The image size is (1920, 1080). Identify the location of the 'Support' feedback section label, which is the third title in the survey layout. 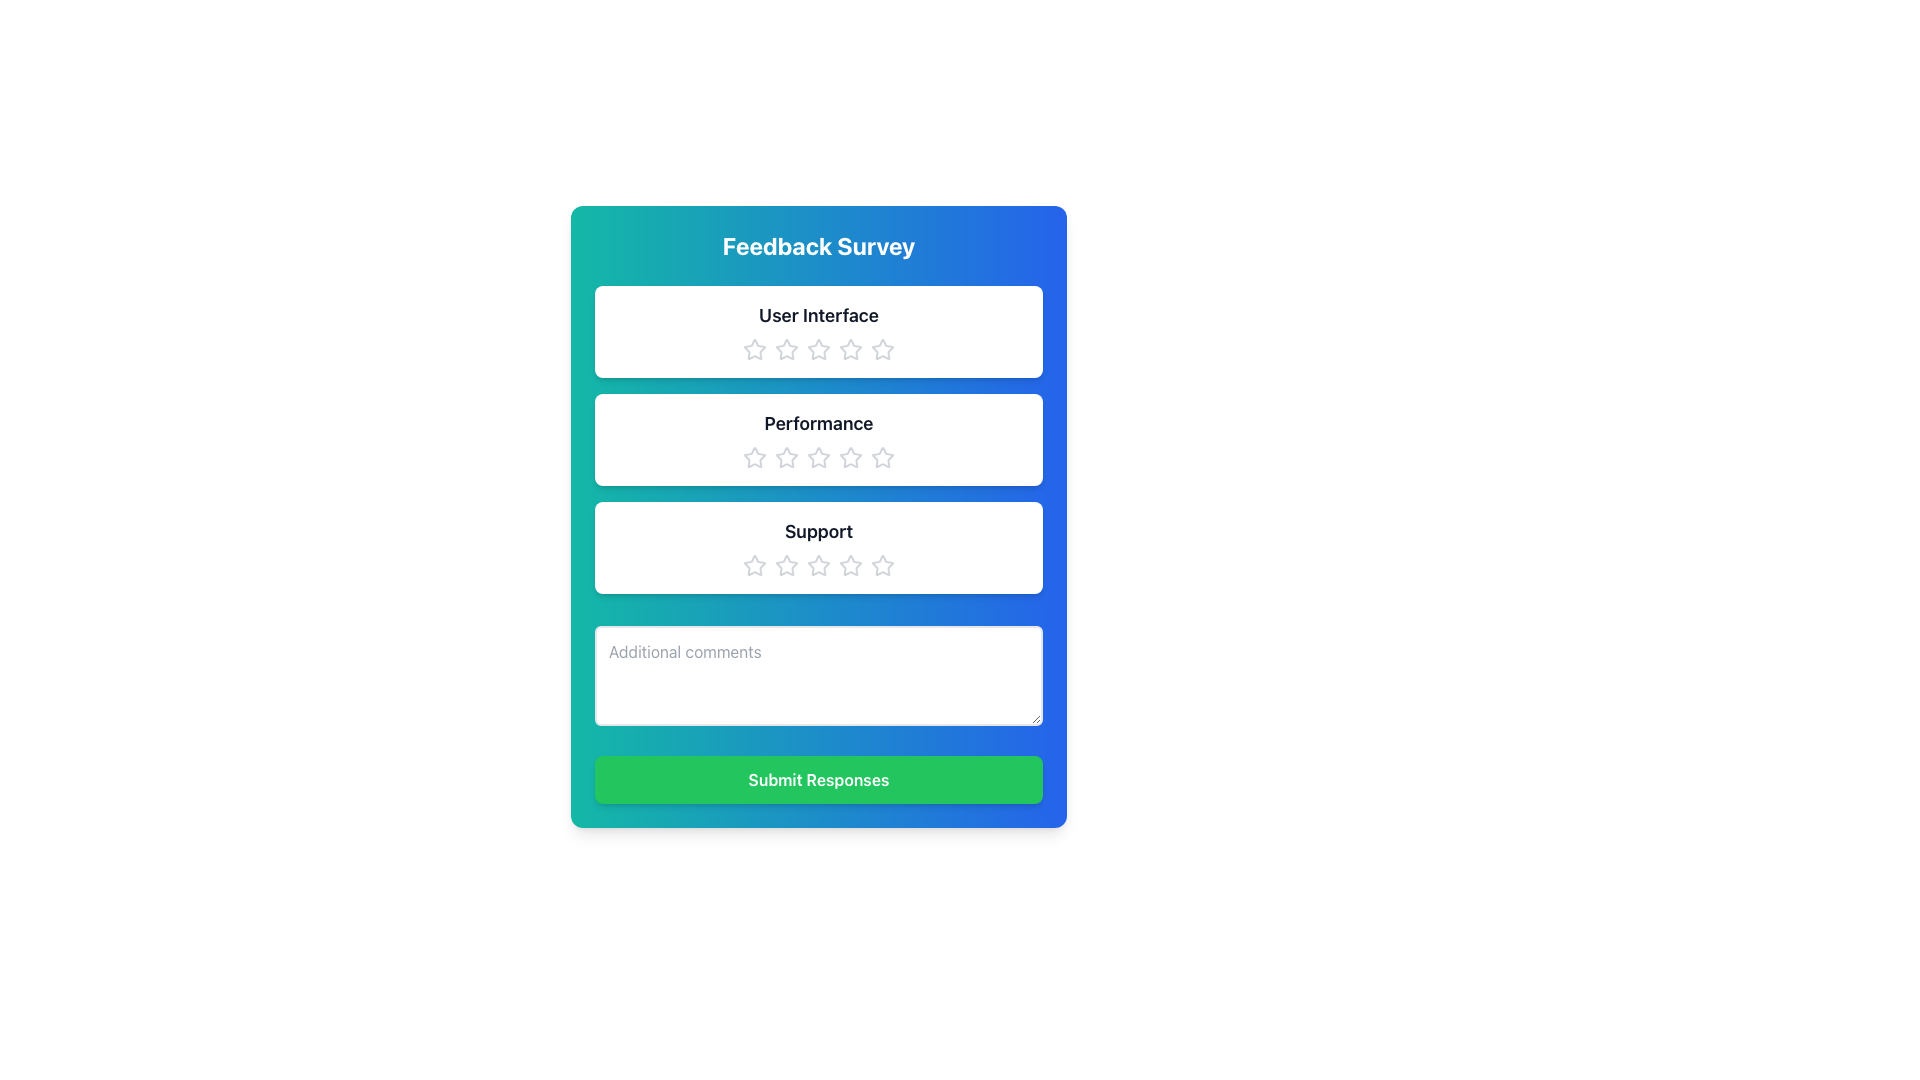
(819, 531).